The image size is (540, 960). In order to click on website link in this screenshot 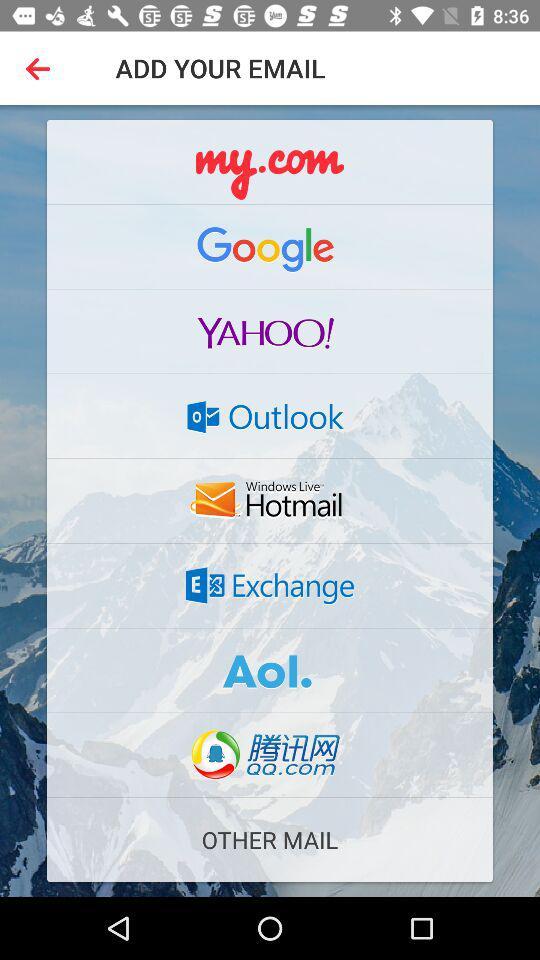, I will do `click(270, 585)`.